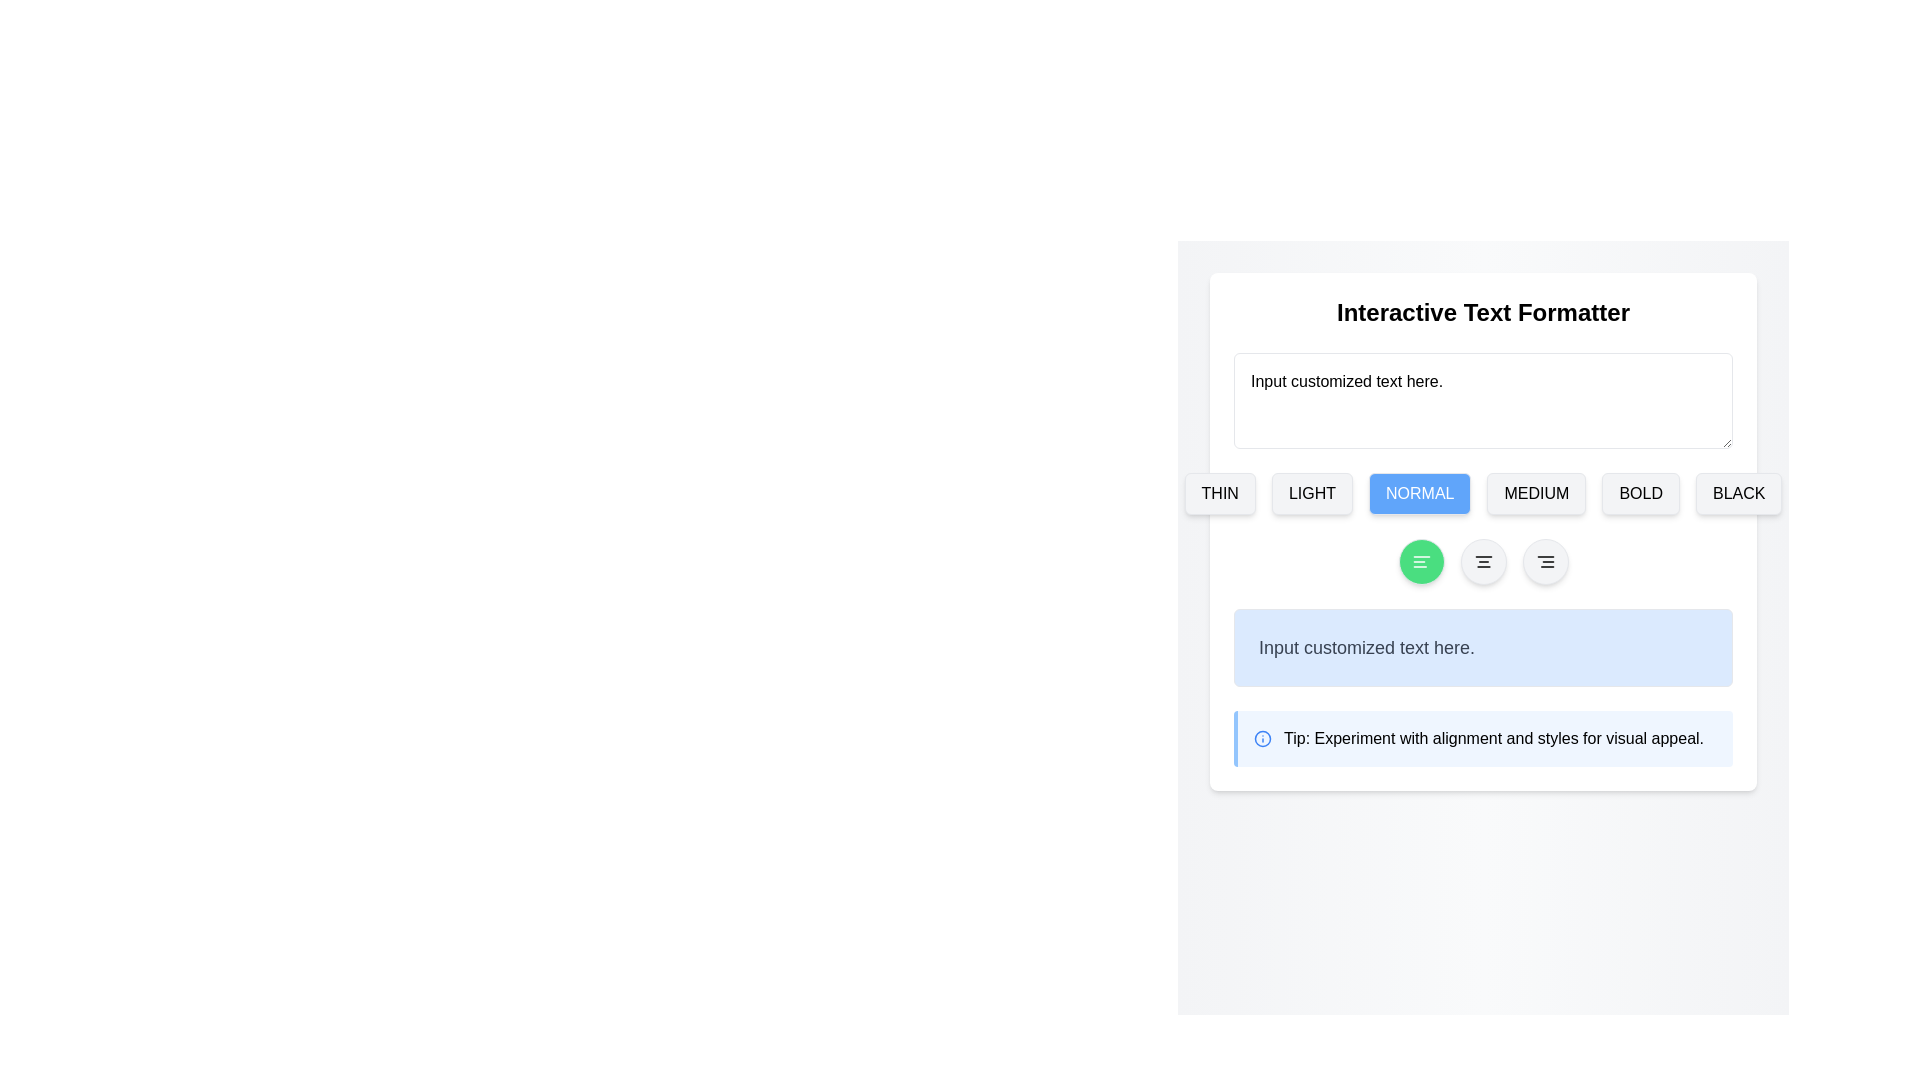 The width and height of the screenshot is (1920, 1080). I want to click on the 'BOLD' button located in the horizontal group of buttons for keyboard interaction, so click(1641, 493).